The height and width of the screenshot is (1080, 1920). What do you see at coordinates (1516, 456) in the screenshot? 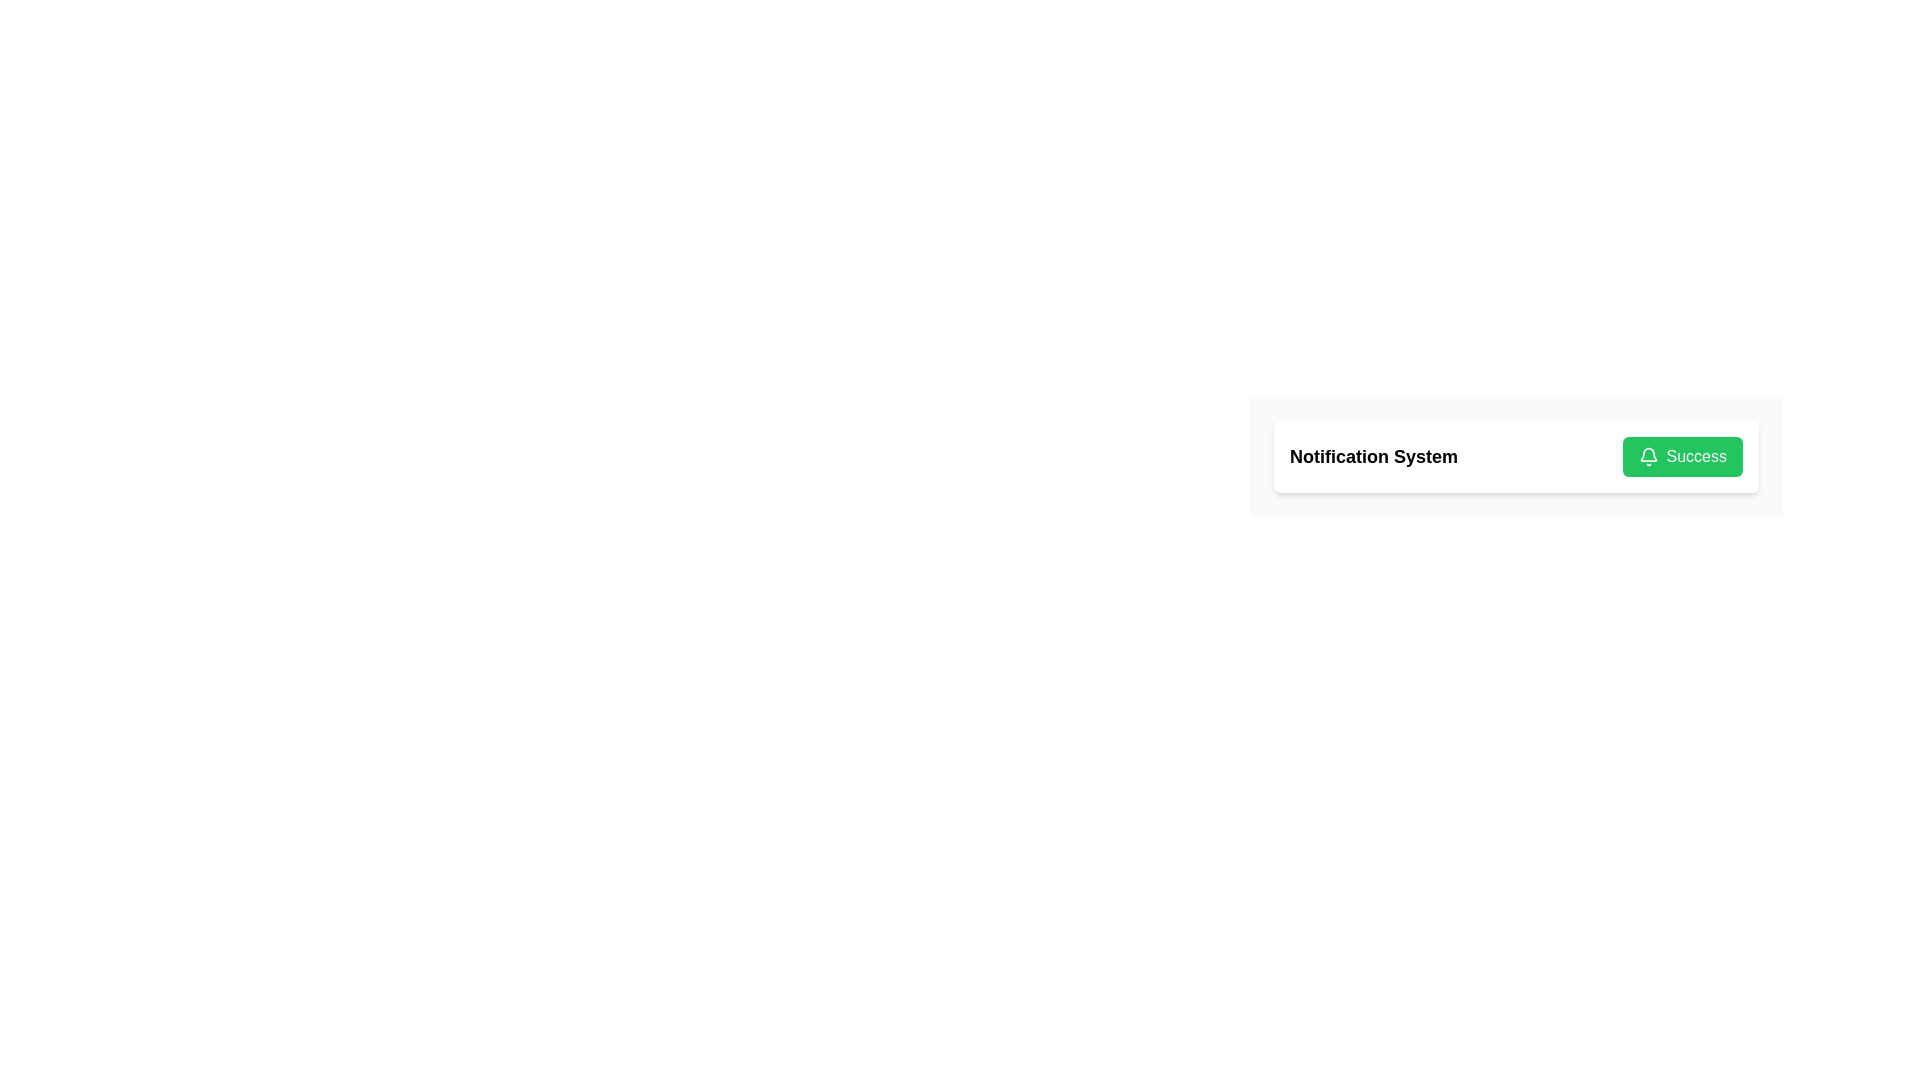
I see `icon in the notification bar labeled 'Notification System' with a 'Success' label on the right side` at bounding box center [1516, 456].